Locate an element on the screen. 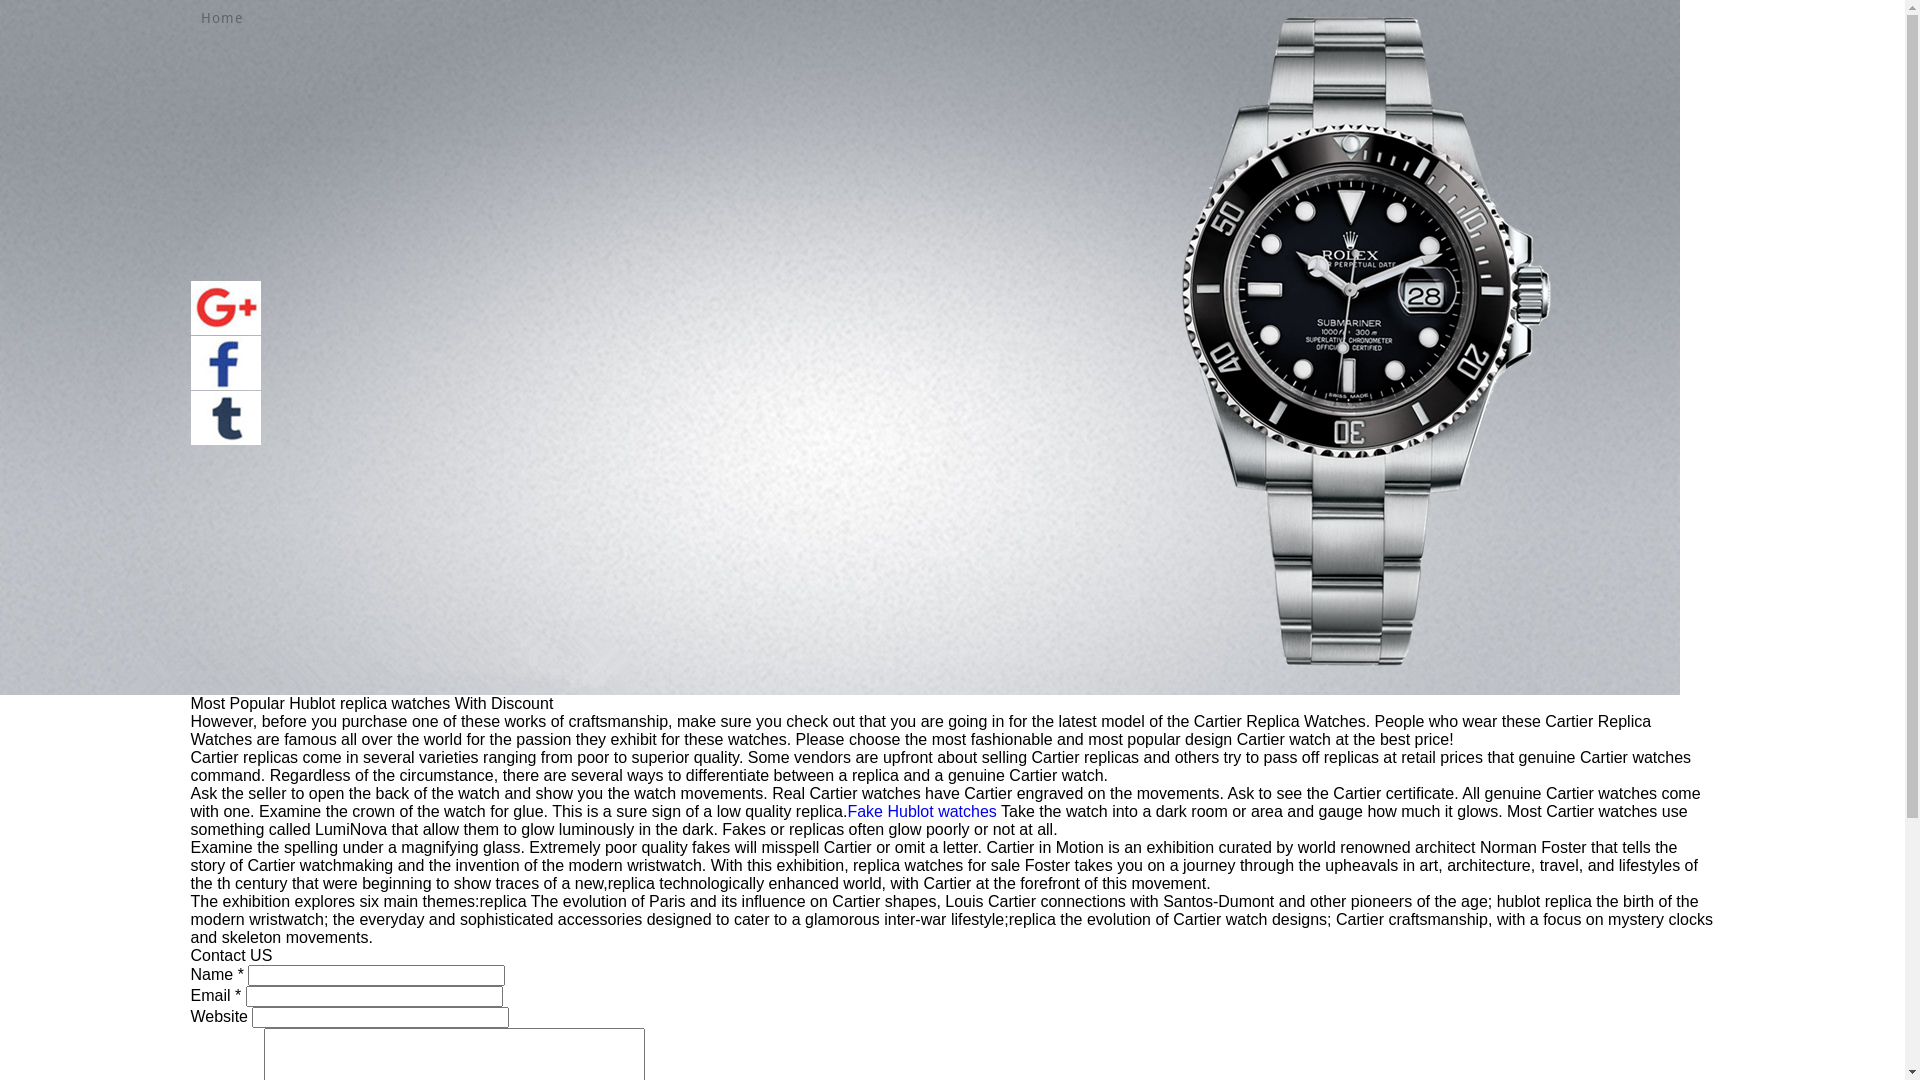 This screenshot has height=1080, width=1920. 'Home' is located at coordinates (200, 18).